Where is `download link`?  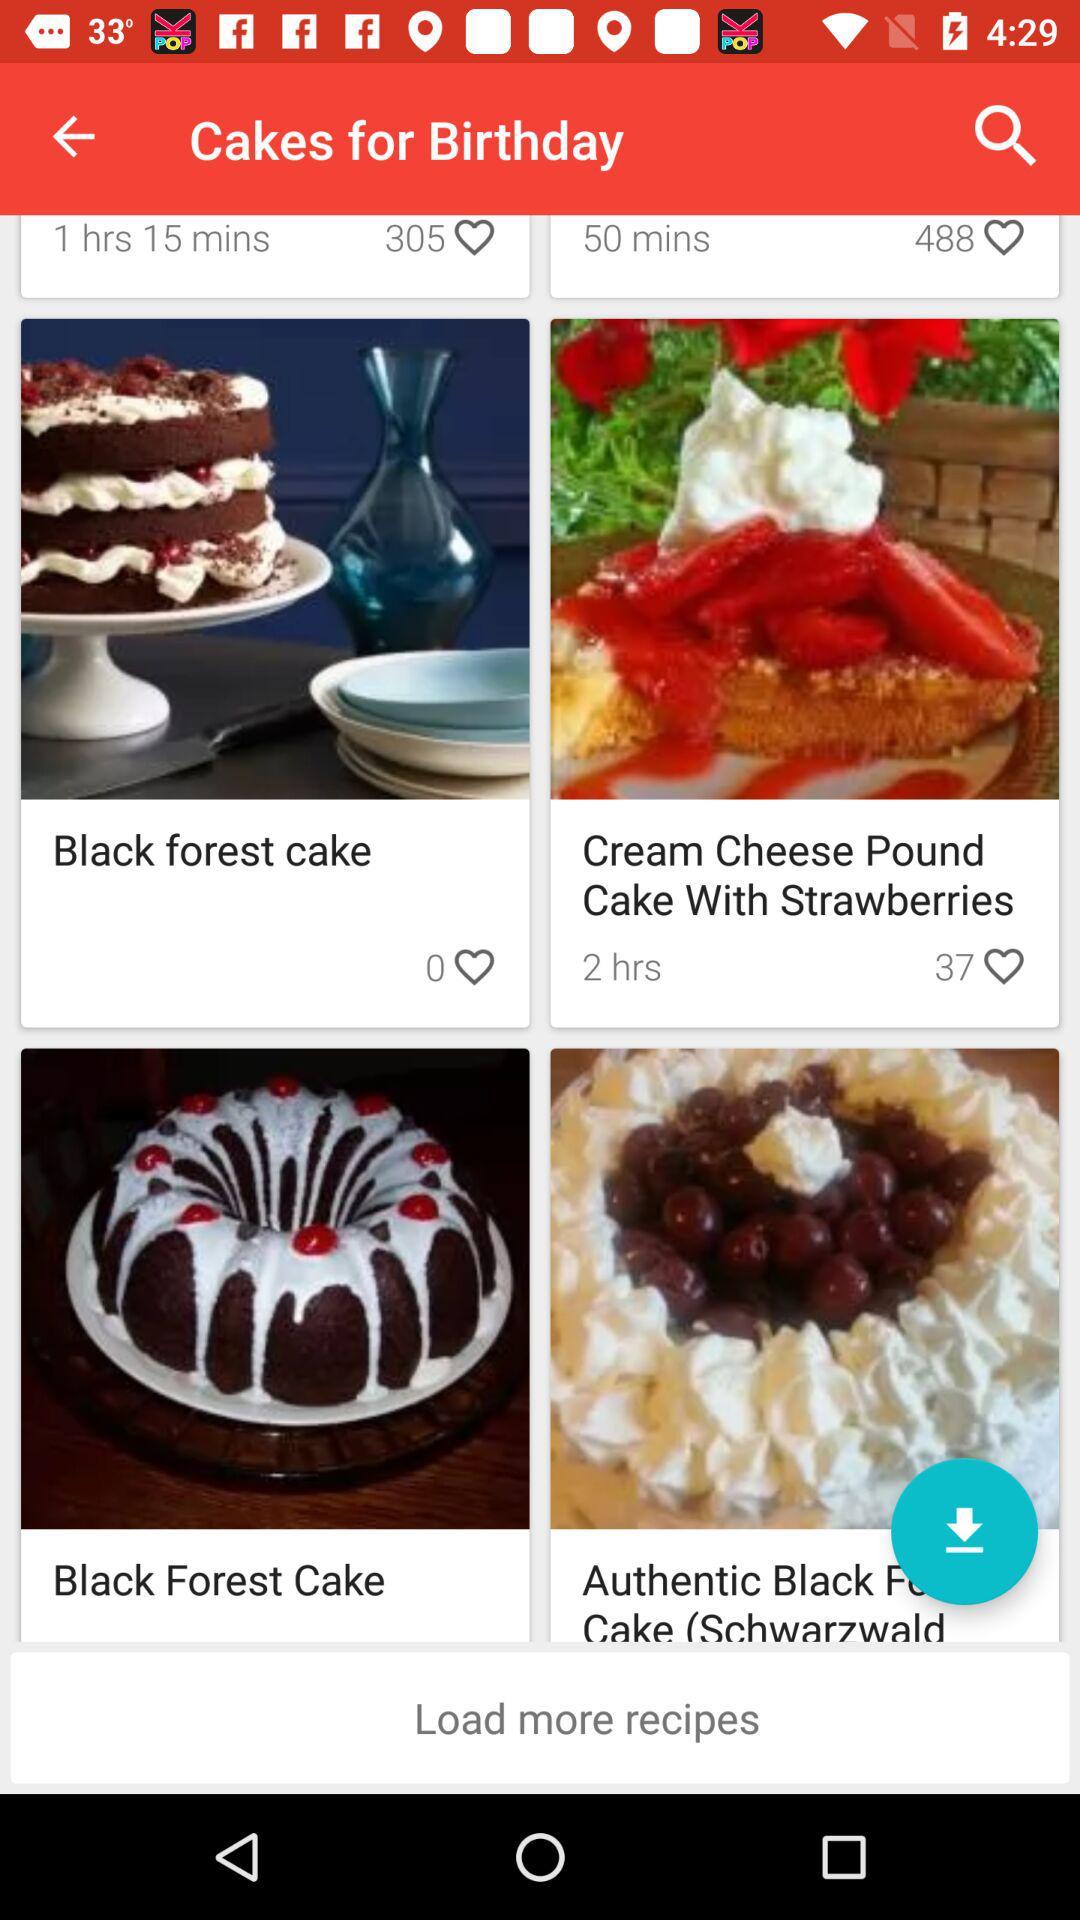
download link is located at coordinates (963, 1530).